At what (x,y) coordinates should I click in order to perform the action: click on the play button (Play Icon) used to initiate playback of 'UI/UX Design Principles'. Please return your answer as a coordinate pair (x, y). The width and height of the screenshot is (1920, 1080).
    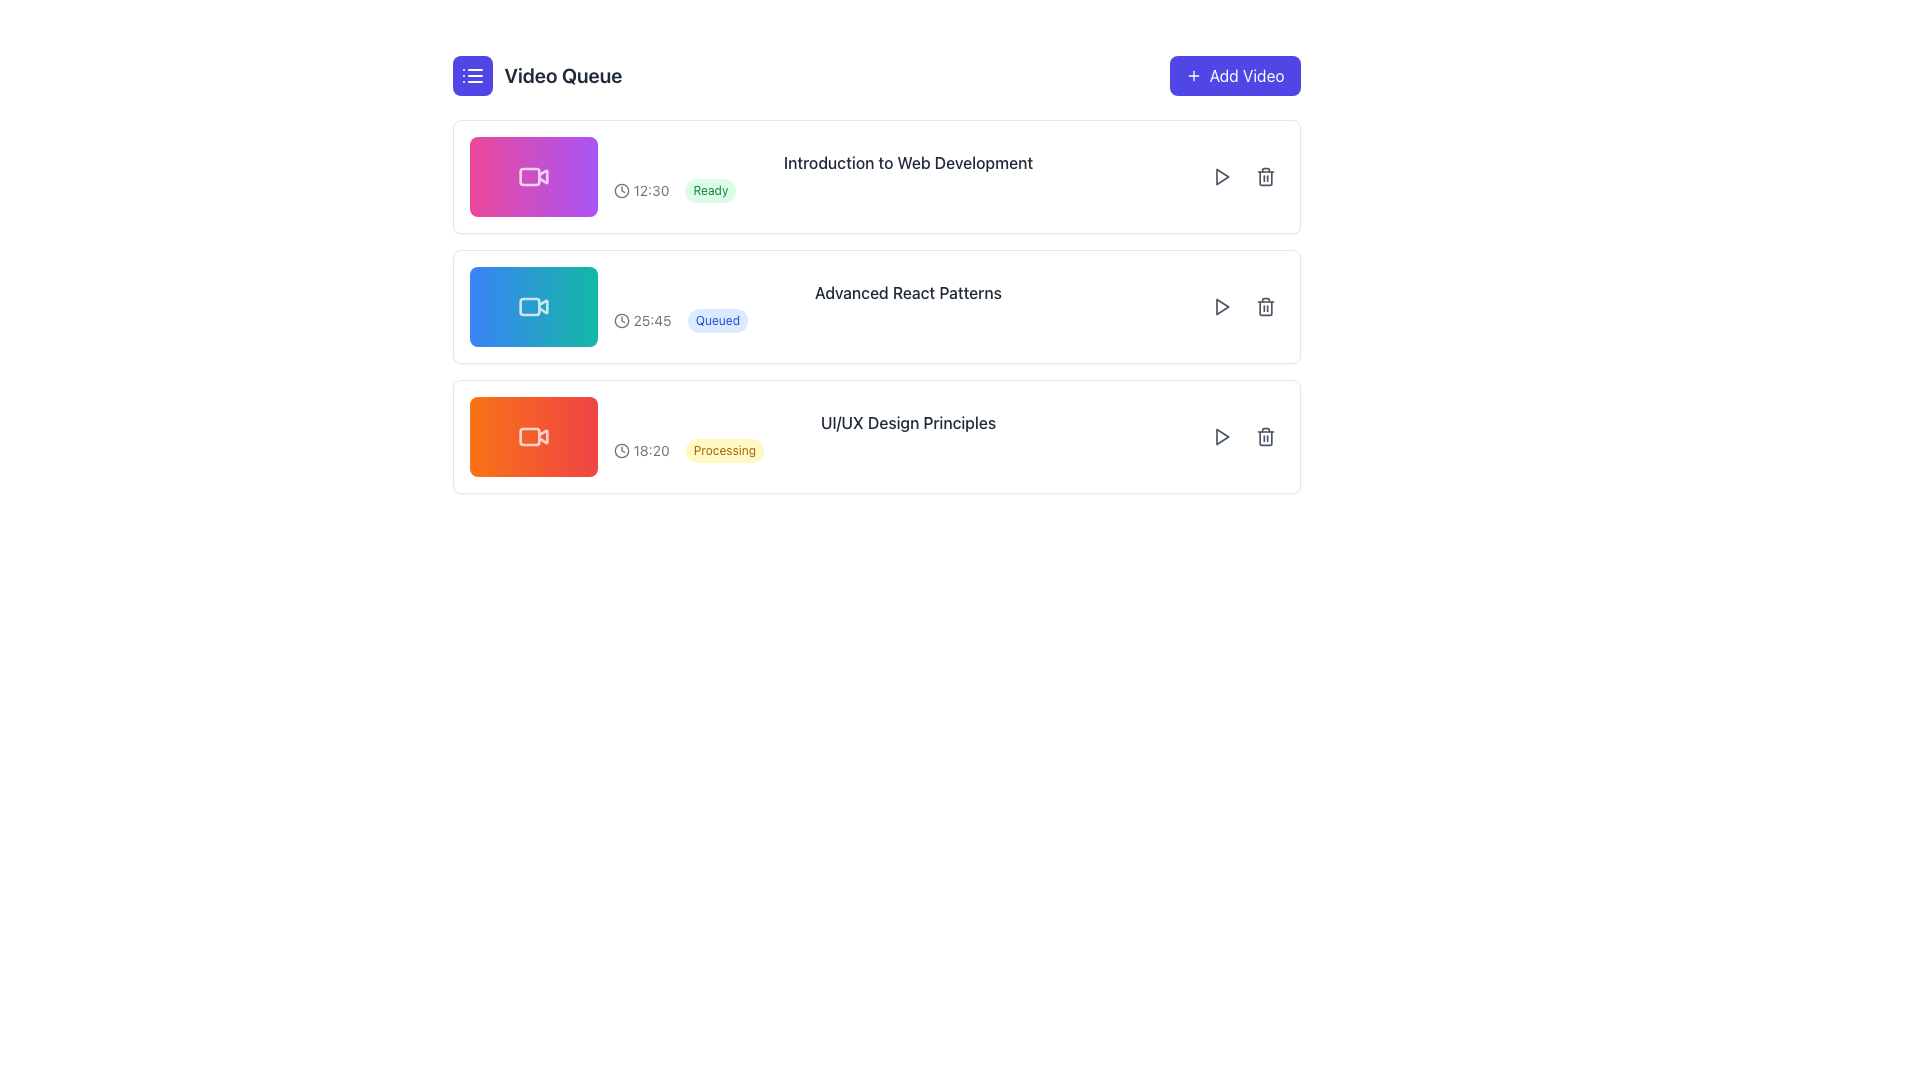
    Looking at the image, I should click on (1220, 435).